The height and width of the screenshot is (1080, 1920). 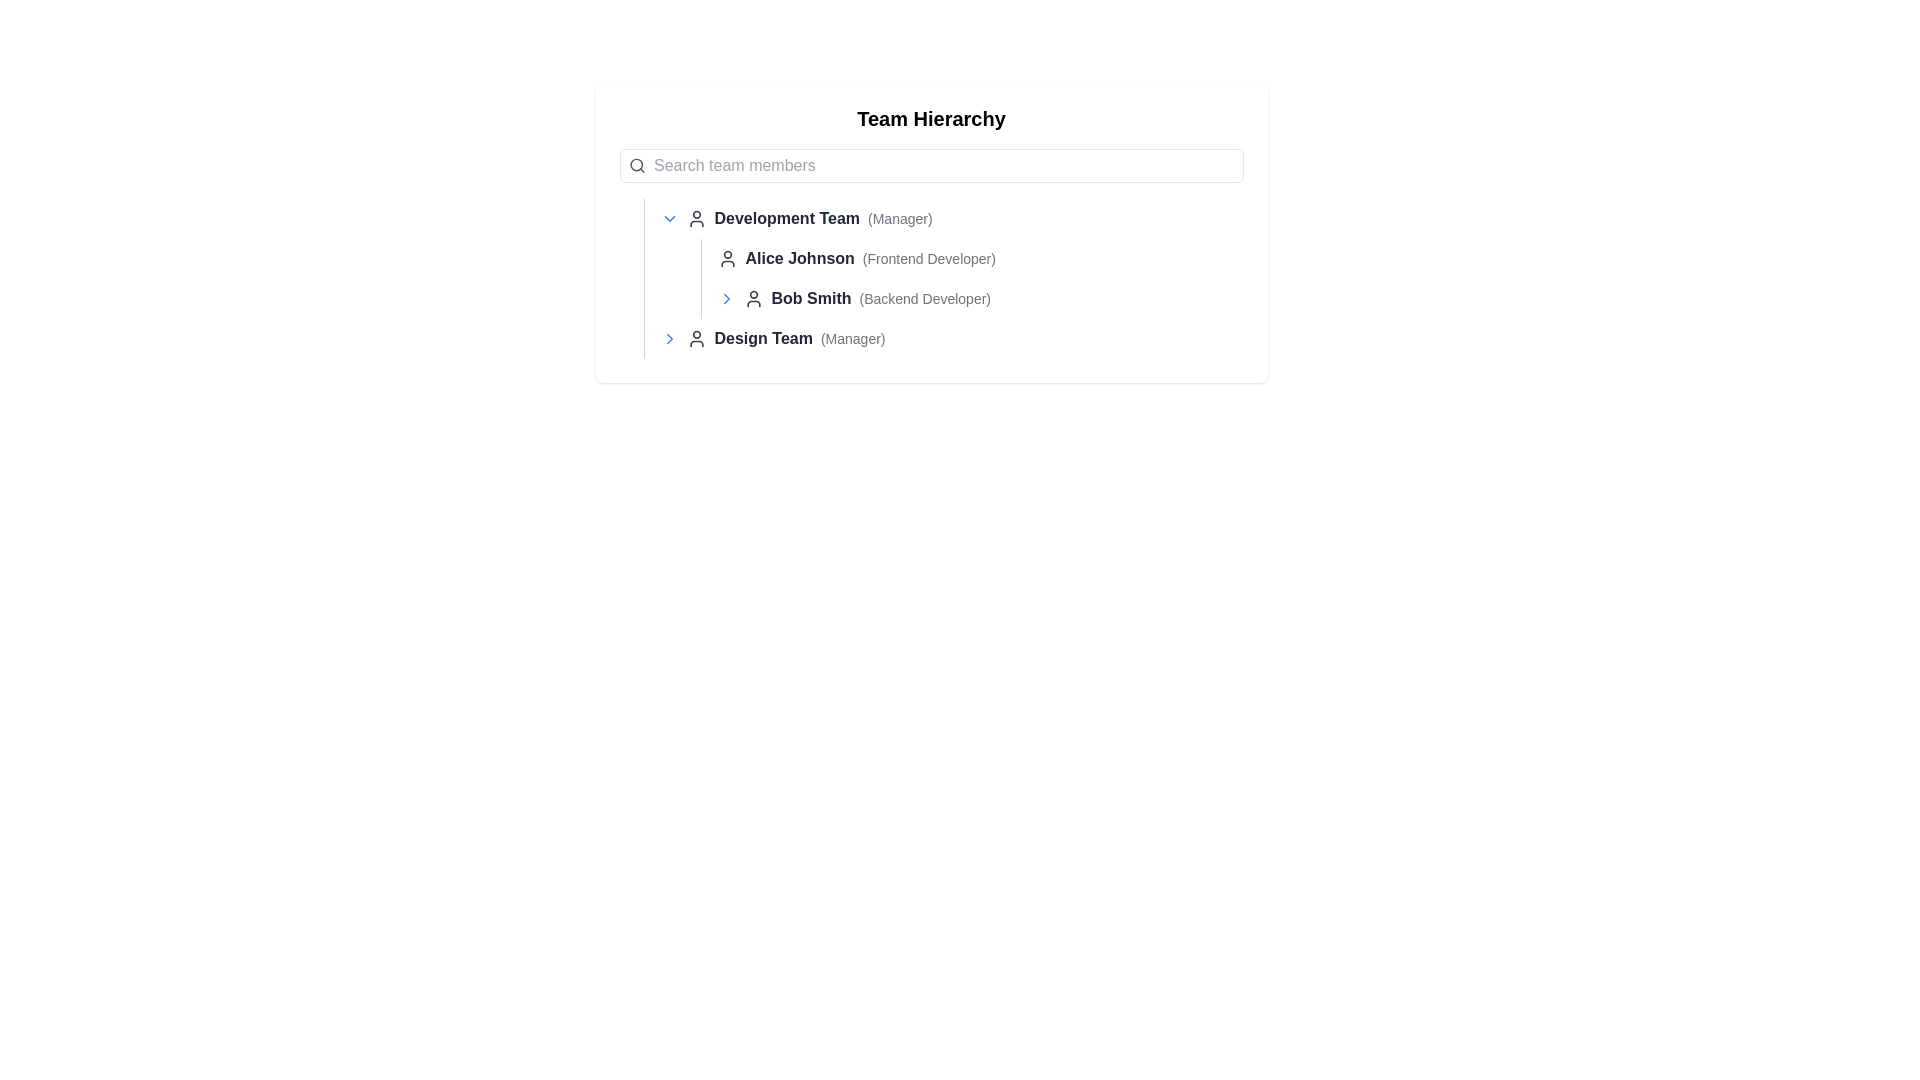 I want to click on the text label displaying '(Frontend Developer)' which is located to the right and slightly below 'Alice Johnson' in the hierarchical list under 'Development Team', so click(x=928, y=257).